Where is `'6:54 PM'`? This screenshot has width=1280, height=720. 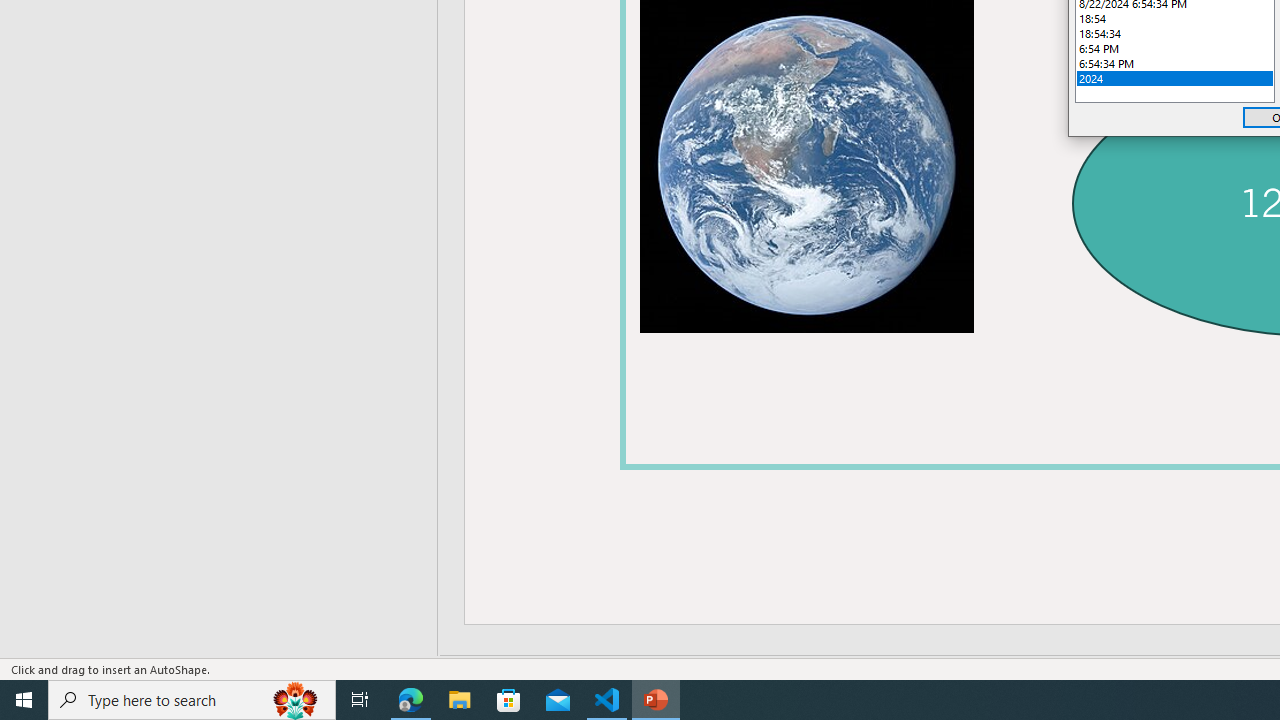
'6:54 PM' is located at coordinates (1175, 47).